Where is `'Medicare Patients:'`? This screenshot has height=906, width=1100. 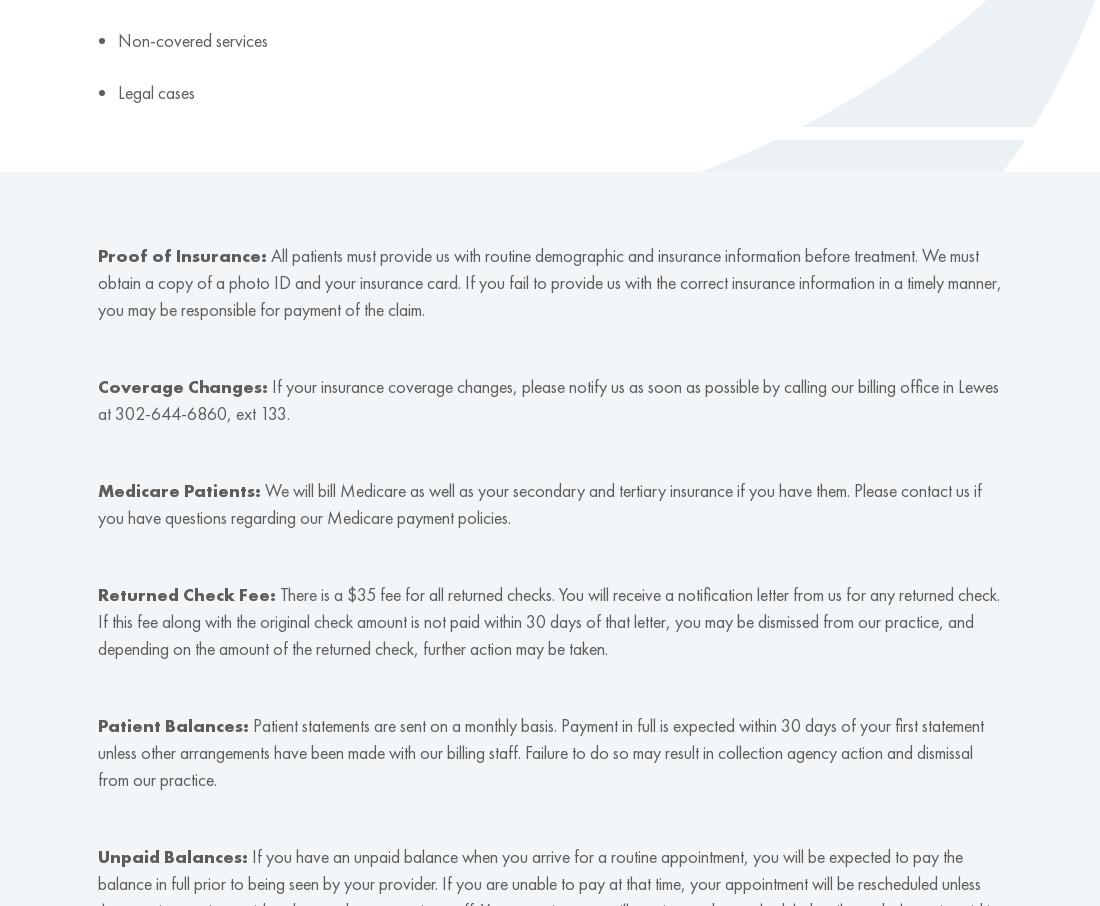
'Medicare Patients:' is located at coordinates (97, 489).